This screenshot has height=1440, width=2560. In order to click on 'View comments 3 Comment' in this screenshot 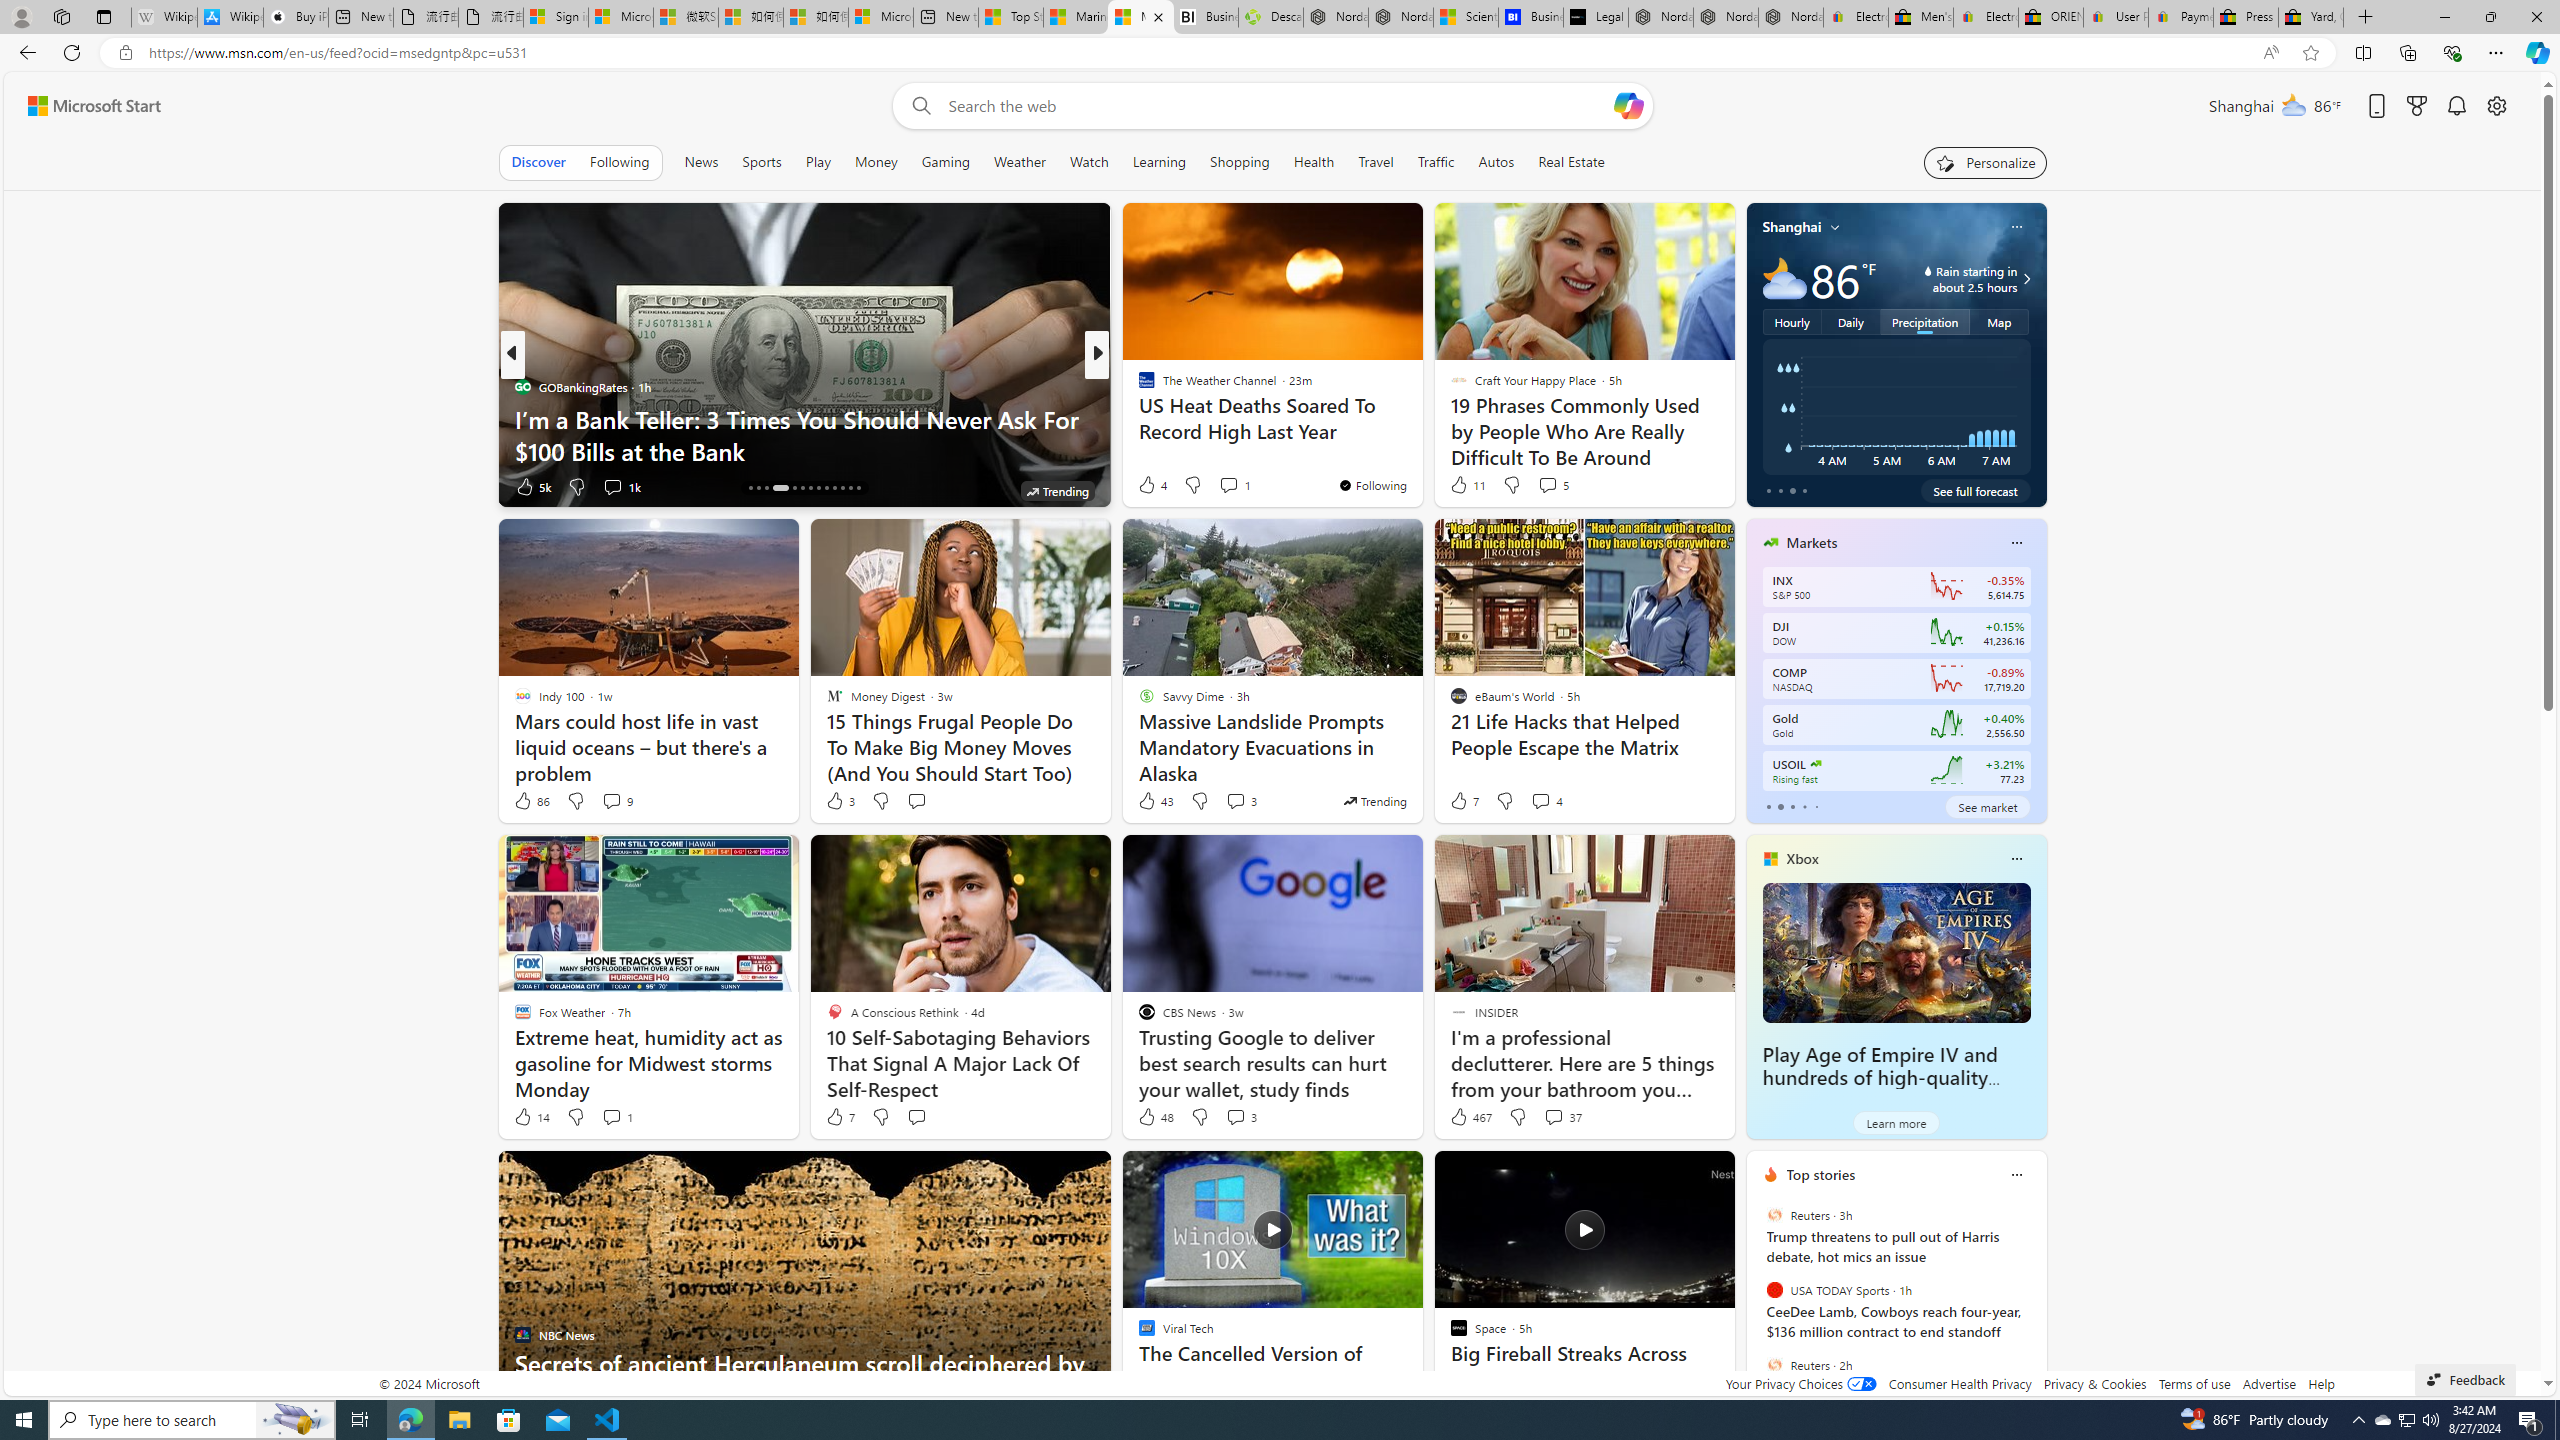, I will do `click(1239, 1115)`.